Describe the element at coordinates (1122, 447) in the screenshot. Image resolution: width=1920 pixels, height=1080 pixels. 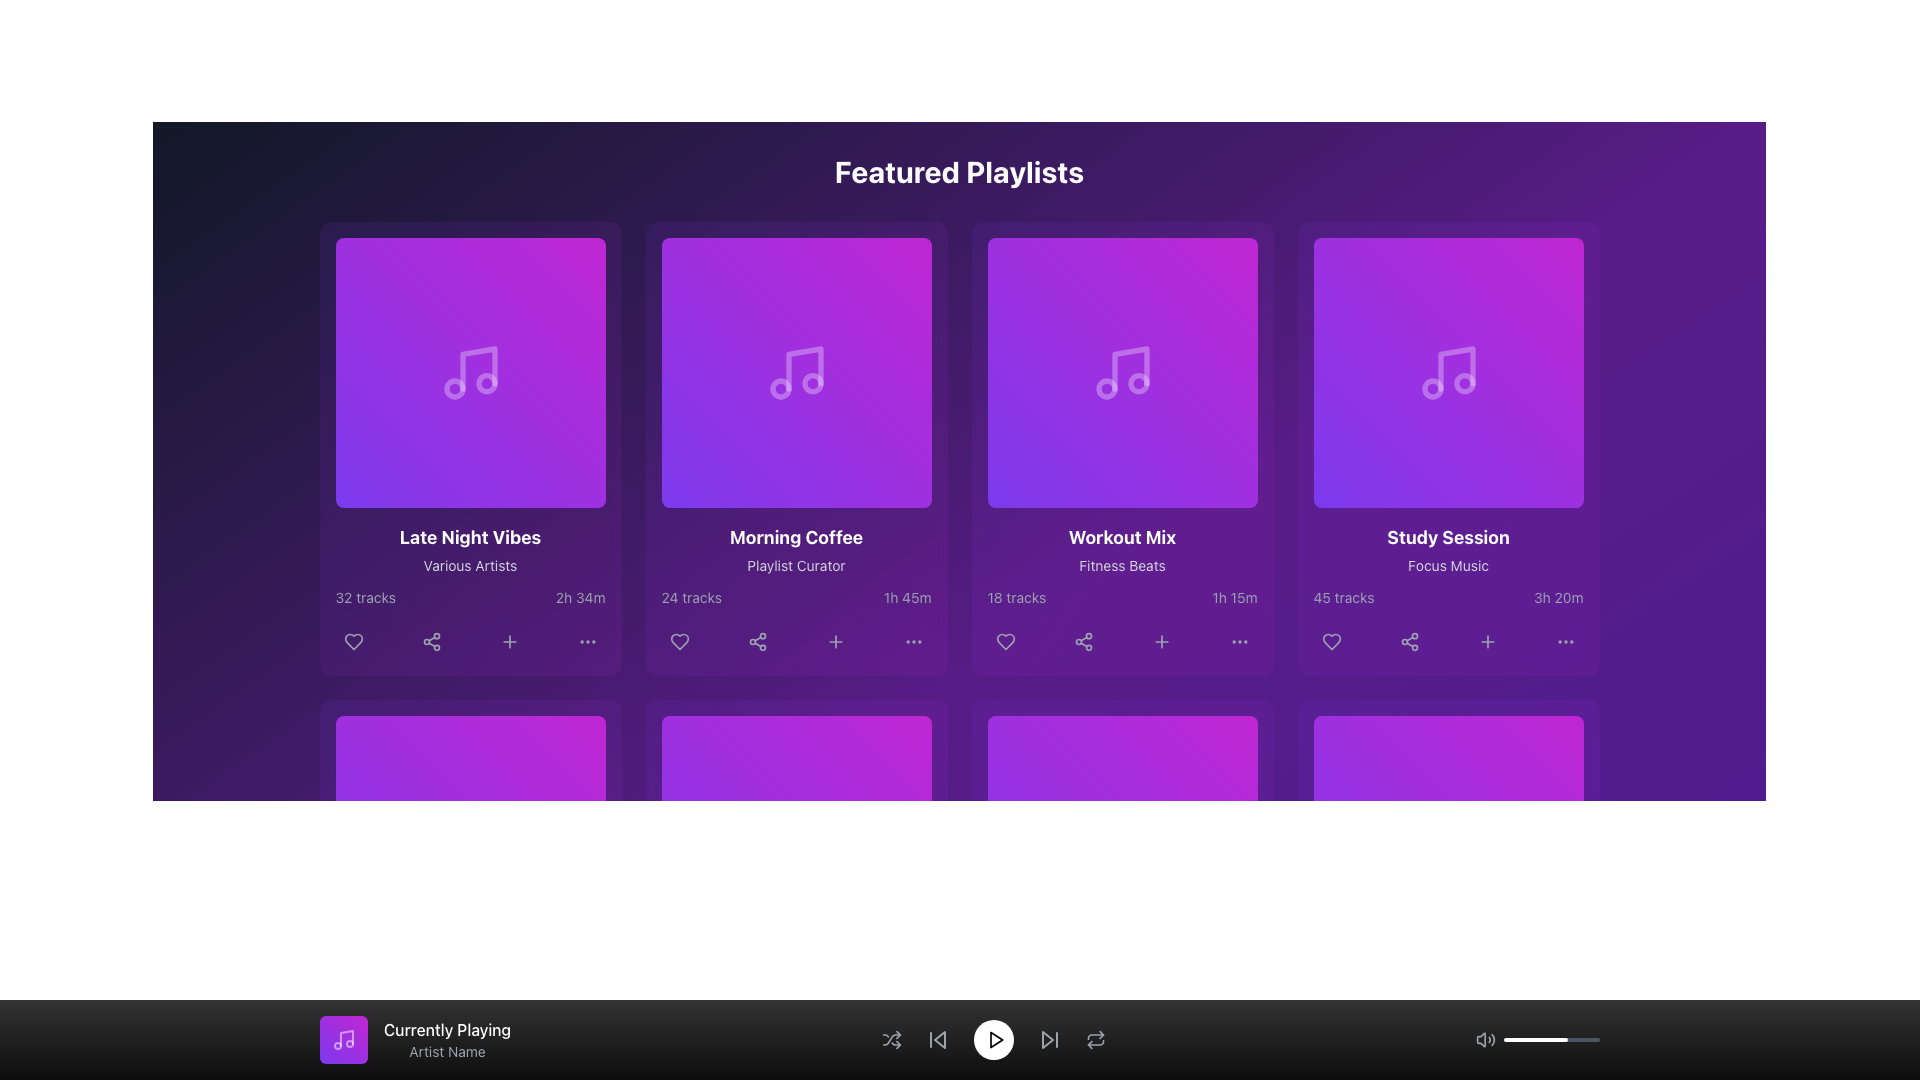
I see `the 'Workout Mix' playlist card` at that location.